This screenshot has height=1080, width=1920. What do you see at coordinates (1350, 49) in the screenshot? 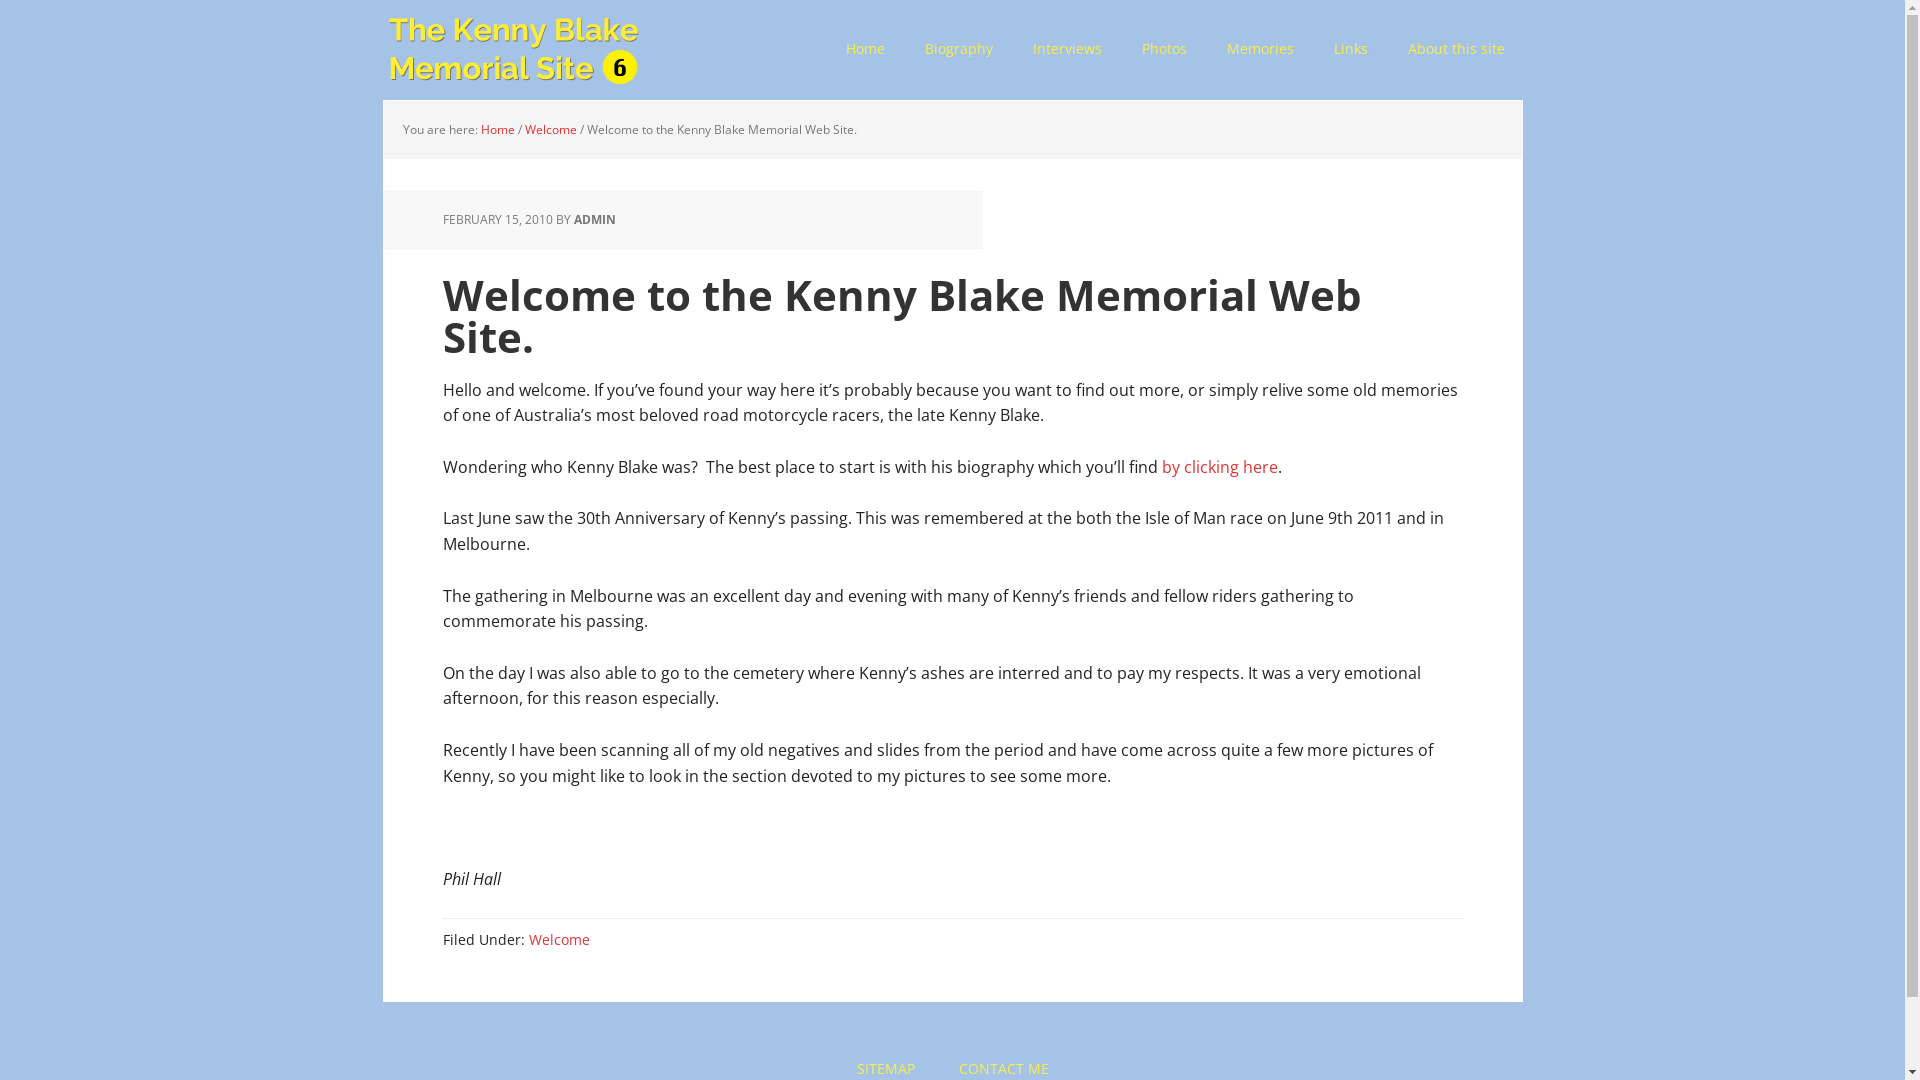
I see `'Links'` at bounding box center [1350, 49].